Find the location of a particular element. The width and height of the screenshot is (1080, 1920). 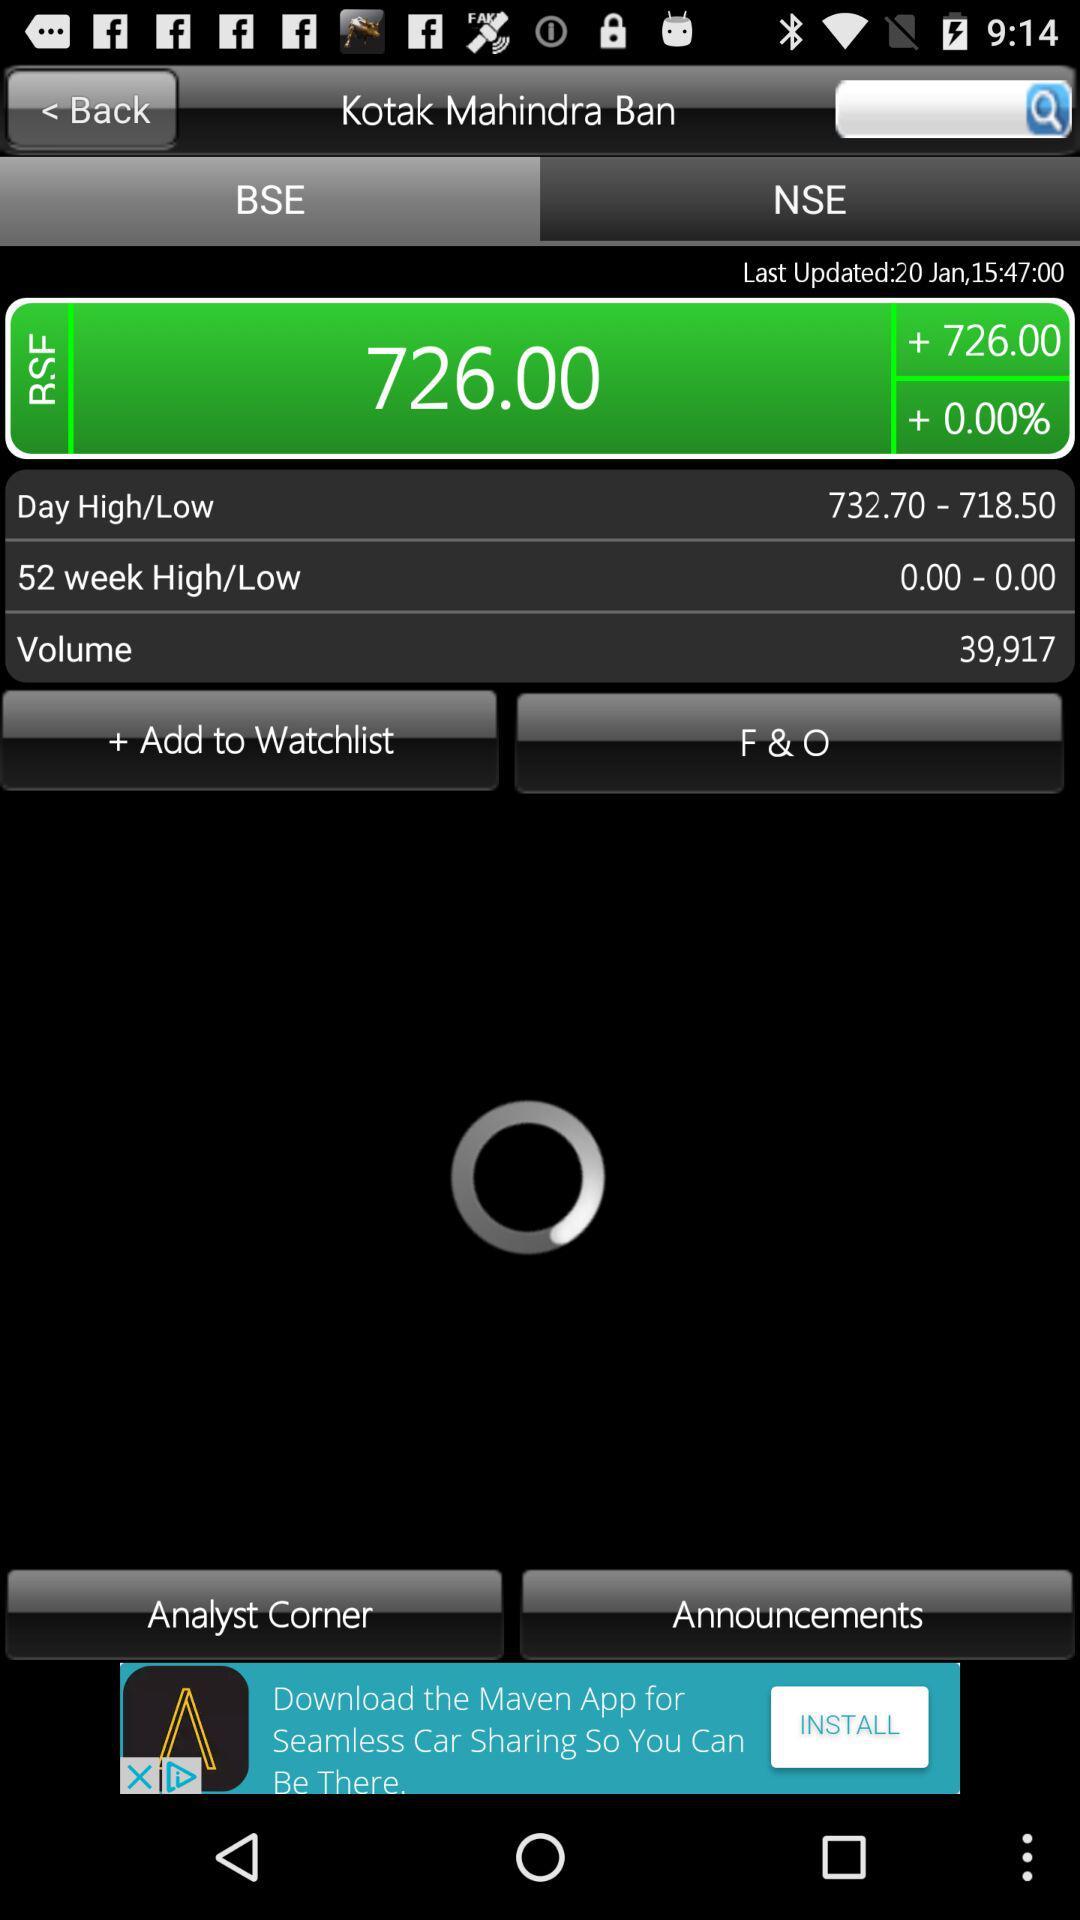

search is located at coordinates (952, 108).